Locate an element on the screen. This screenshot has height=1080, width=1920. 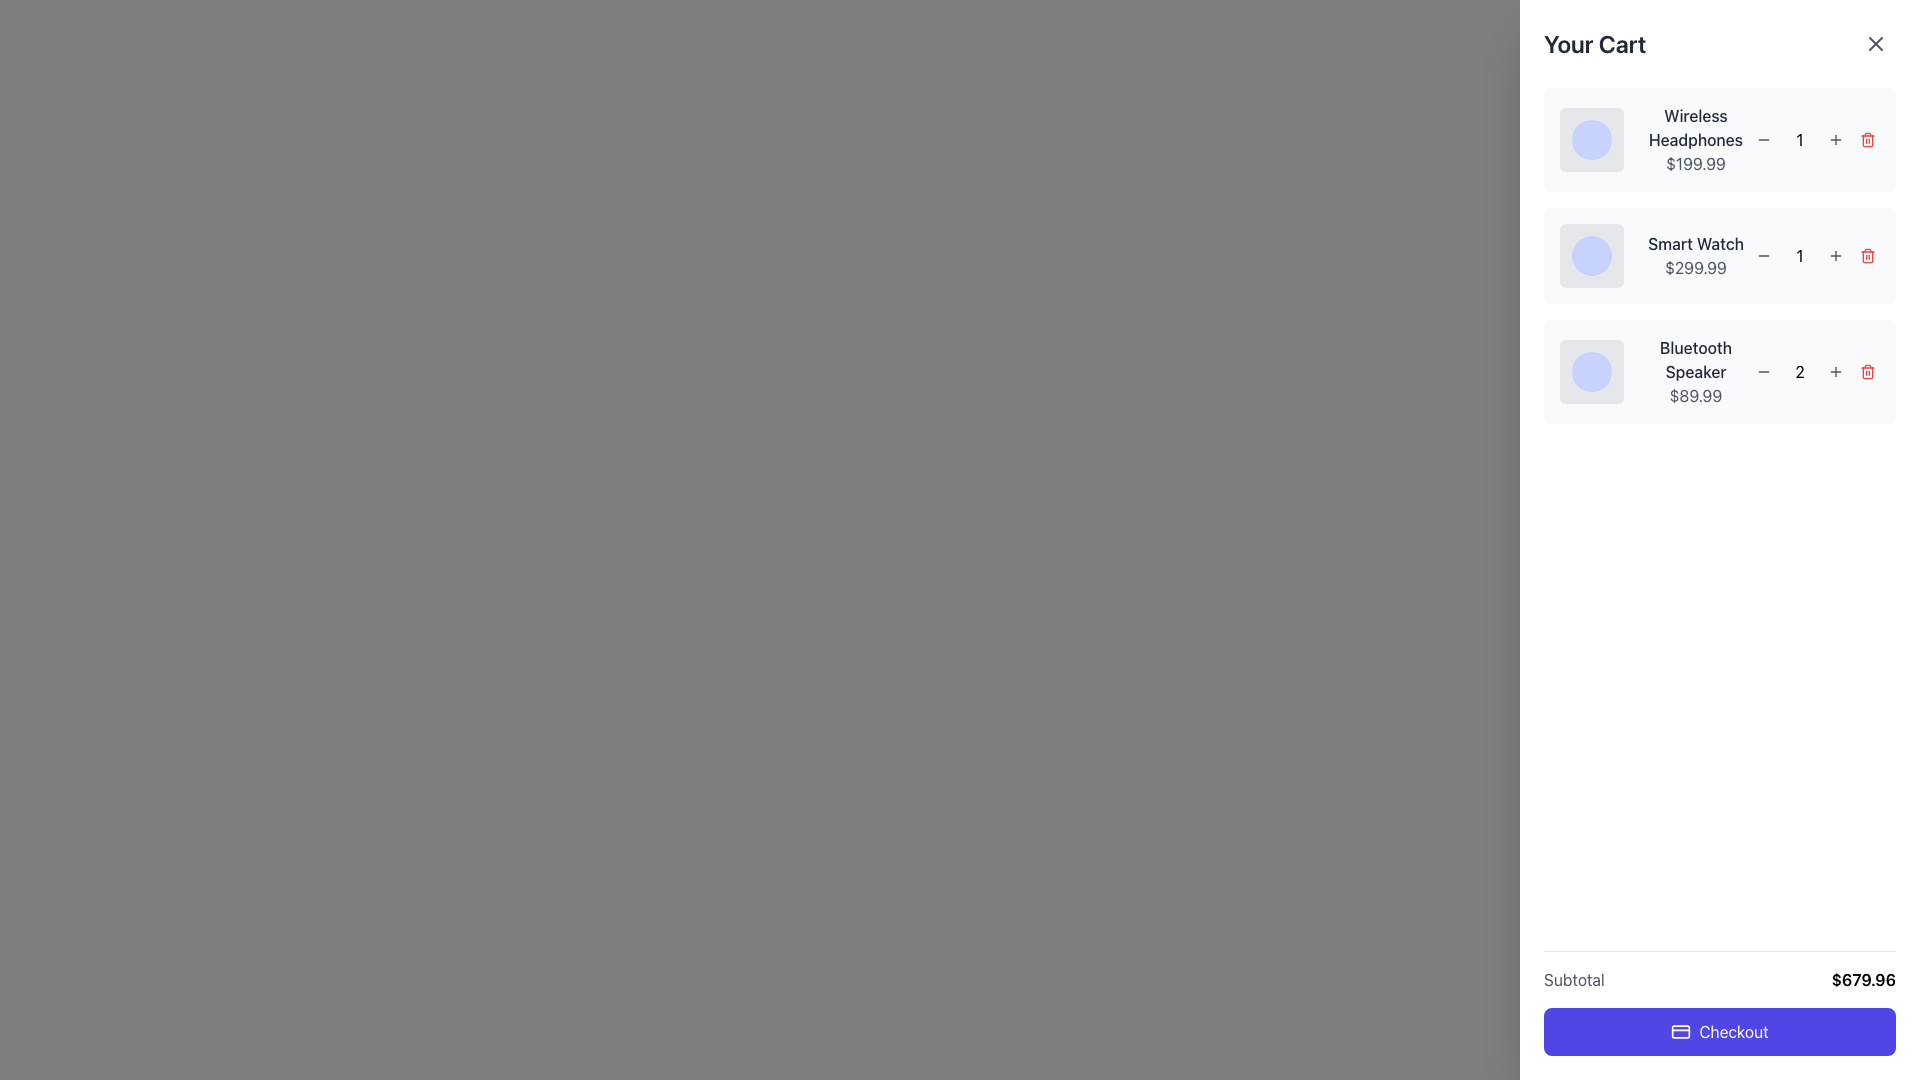
the small circular red button with a trash bin icon located at the far right of the 'Bluetooth Speaker' item in the shopping cart is located at coordinates (1866, 371).